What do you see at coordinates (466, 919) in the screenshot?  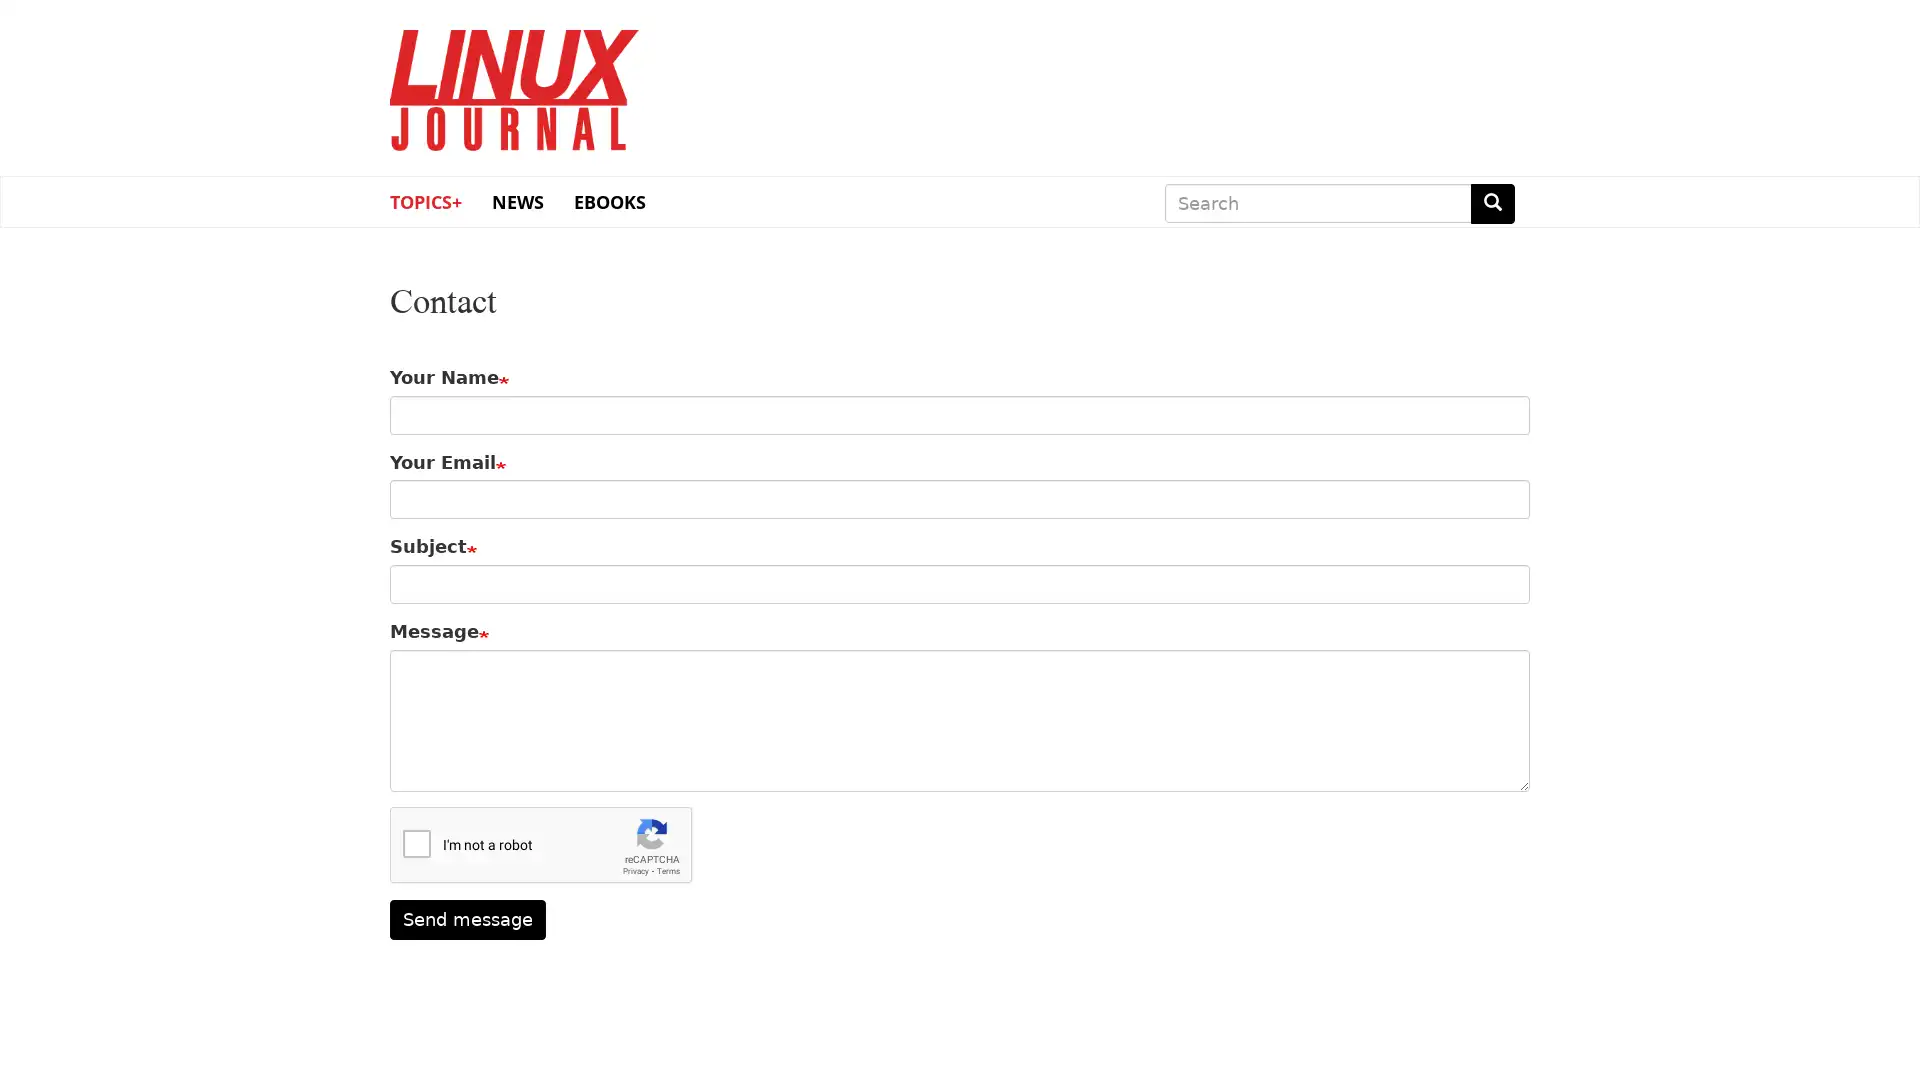 I see `Send message` at bounding box center [466, 919].